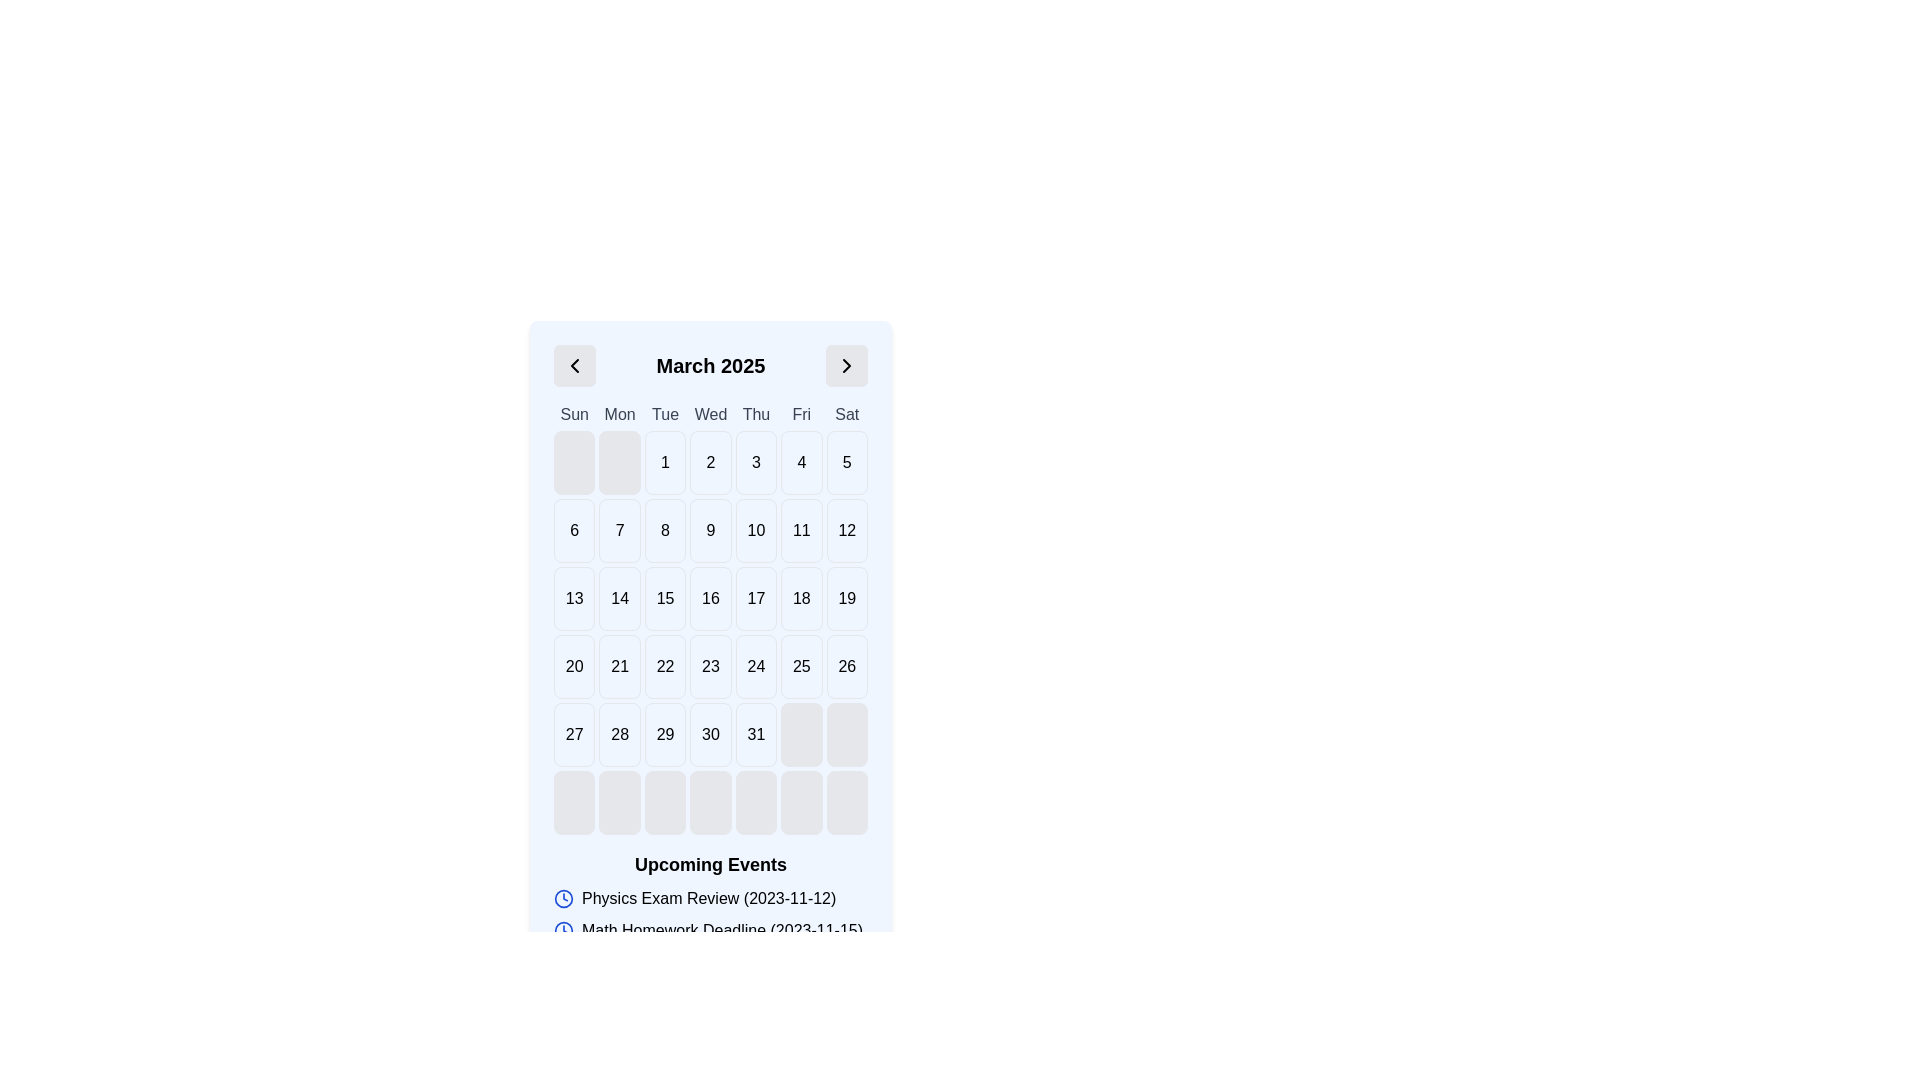 This screenshot has width=1920, height=1080. Describe the element at coordinates (665, 735) in the screenshot. I see `the Calendar date cell displaying '29', which is located in the last row of the grid layout and is the third cell from the left` at that location.